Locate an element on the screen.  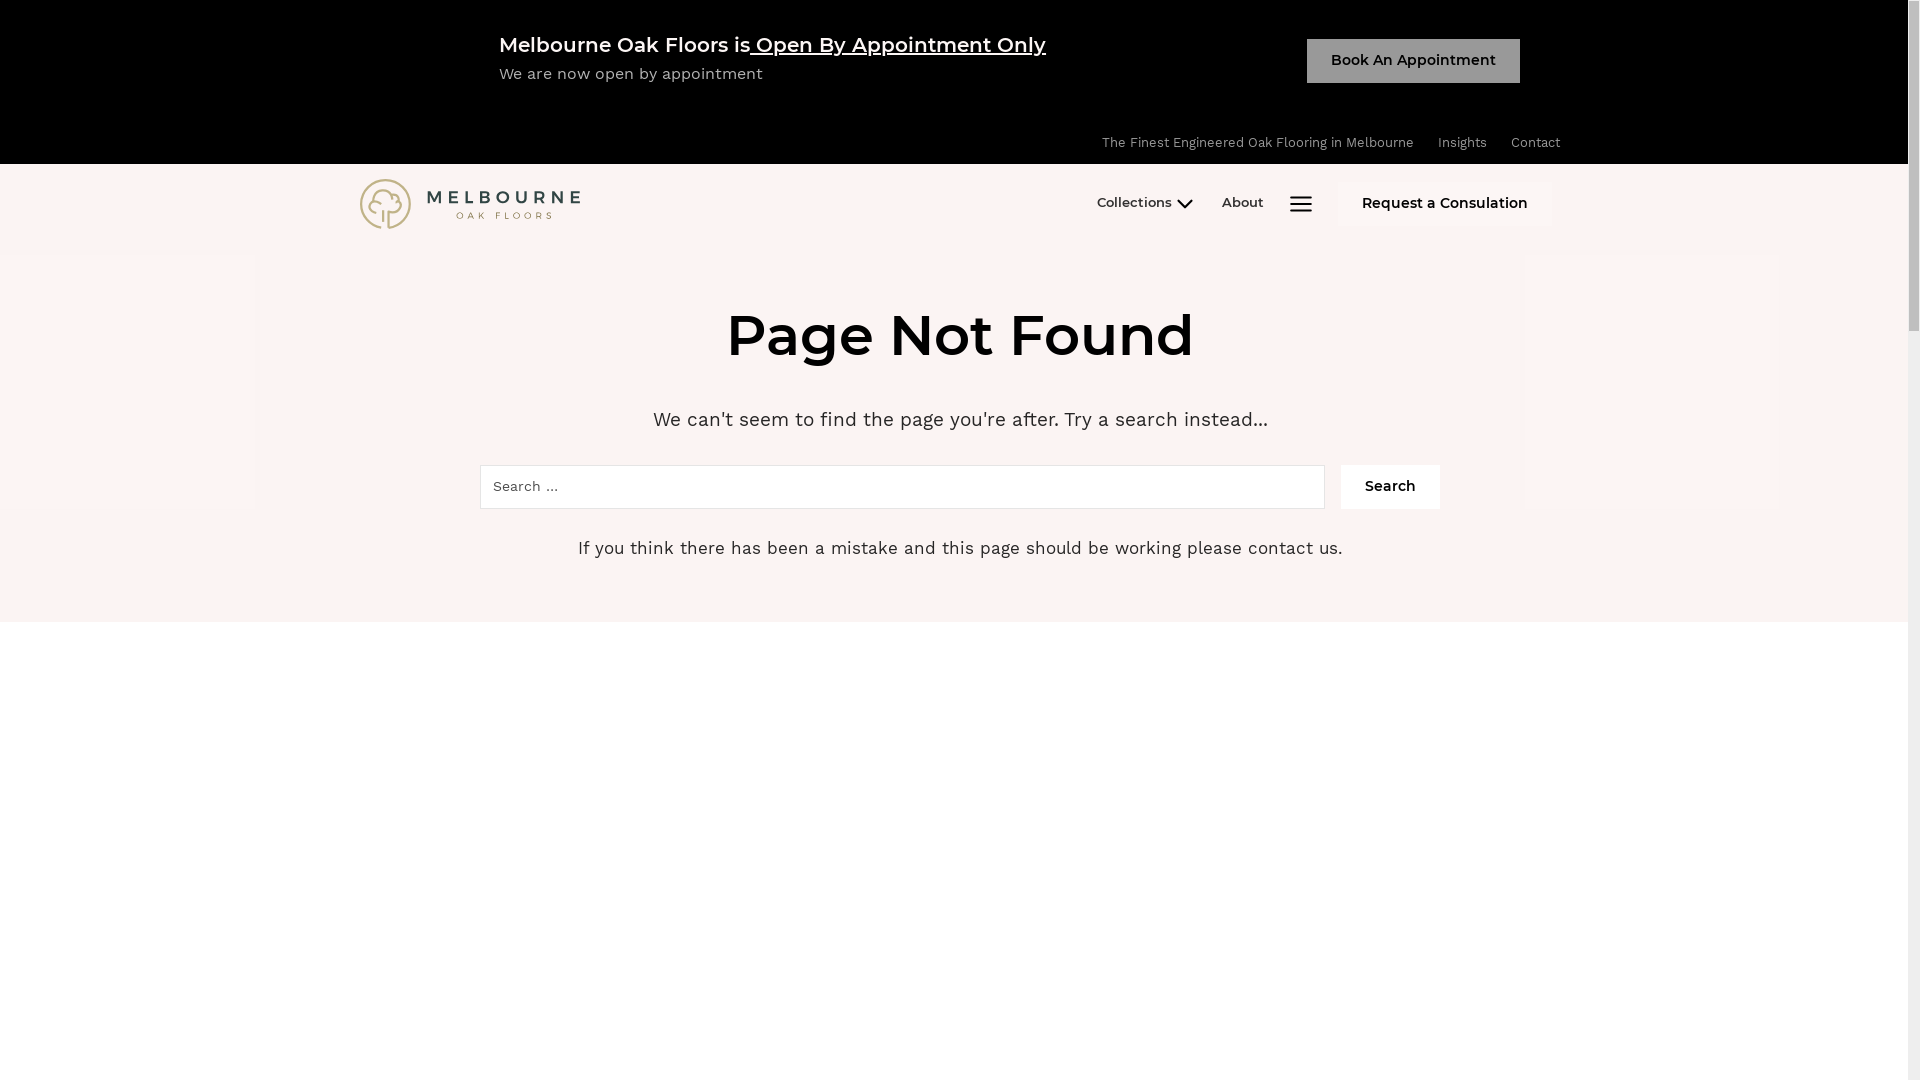
'Collections' is located at coordinates (1147, 204).